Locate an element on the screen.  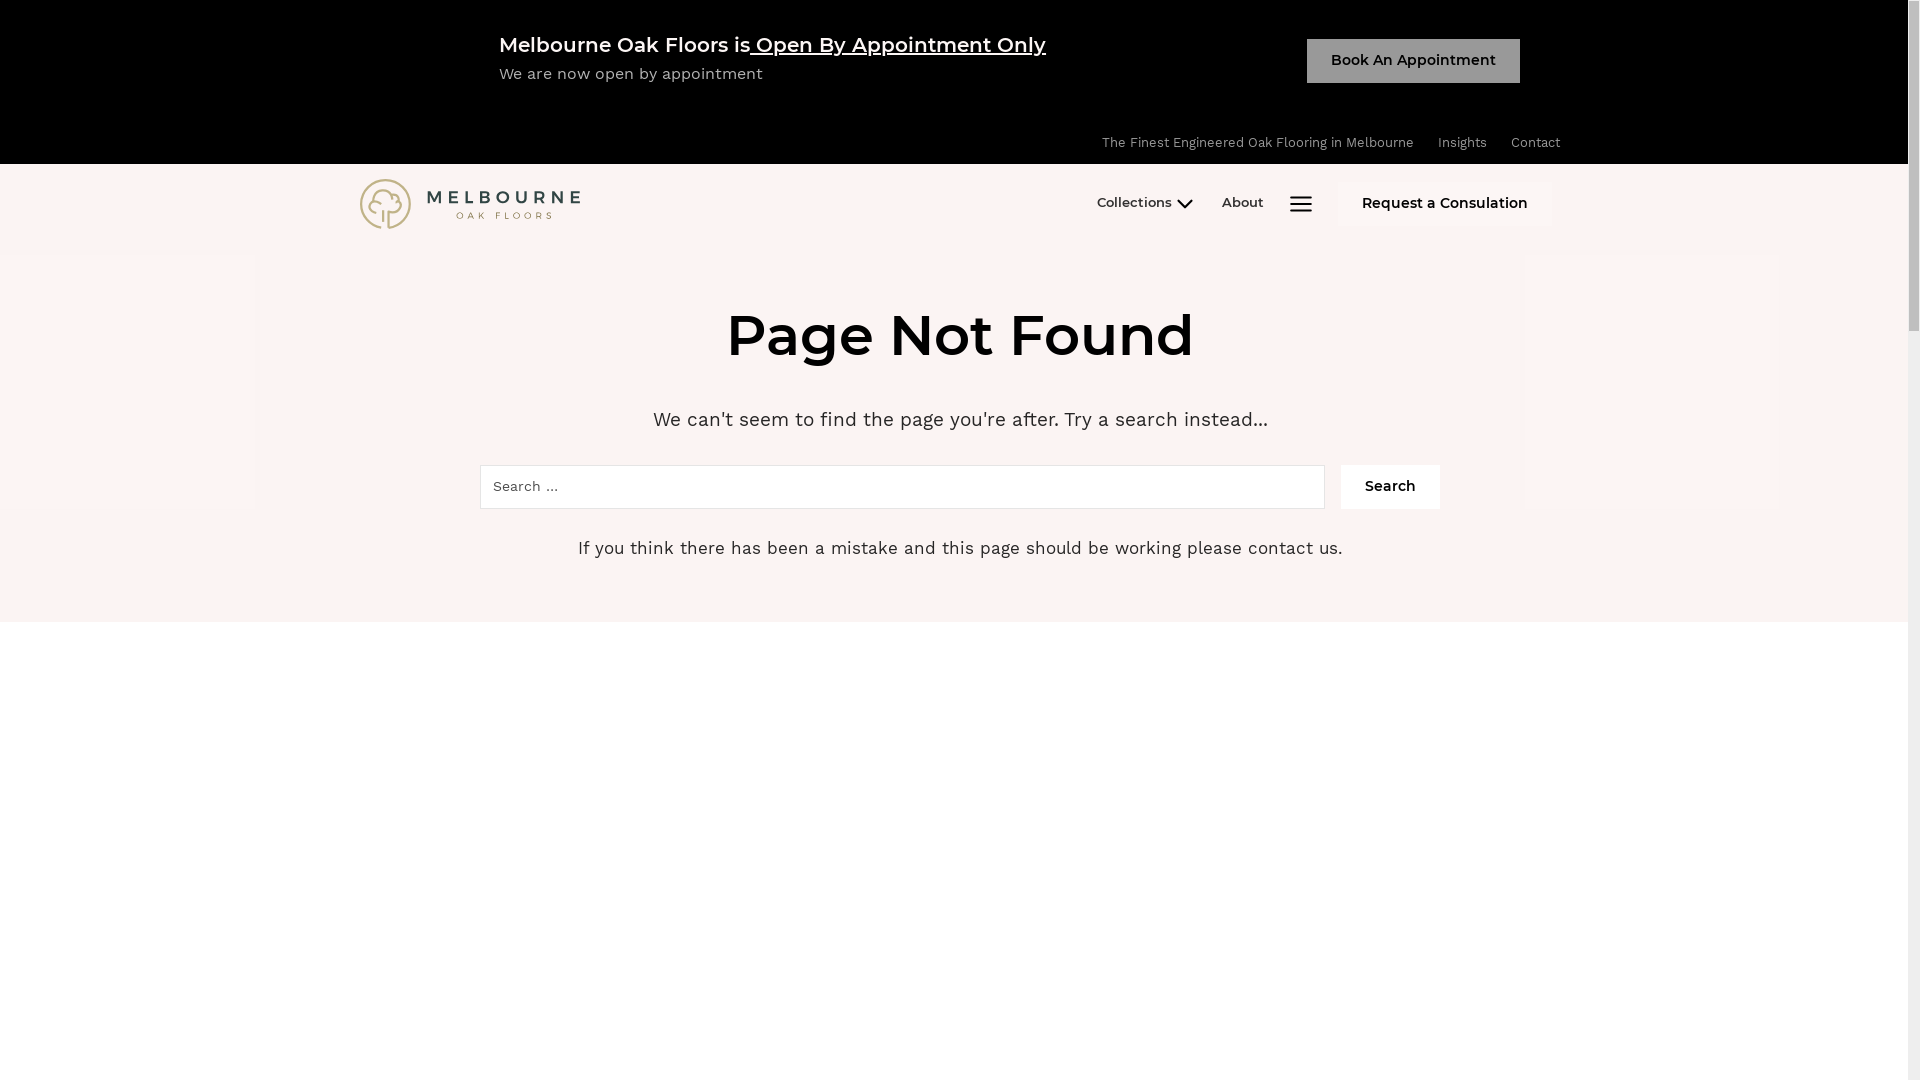
'Collections' is located at coordinates (1147, 204).